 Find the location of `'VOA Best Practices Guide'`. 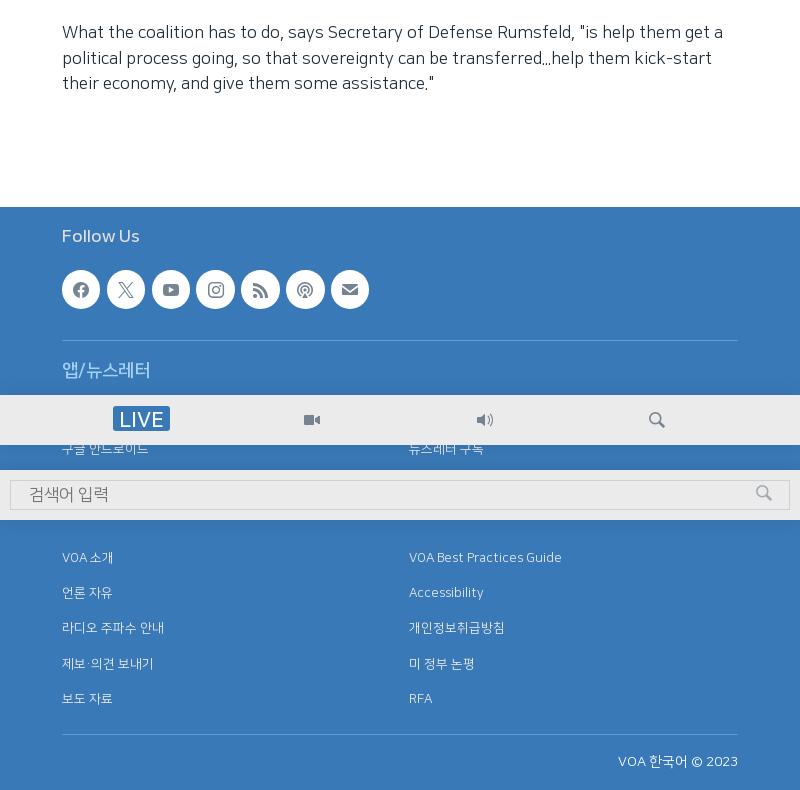

'VOA Best Practices Guide' is located at coordinates (408, 556).